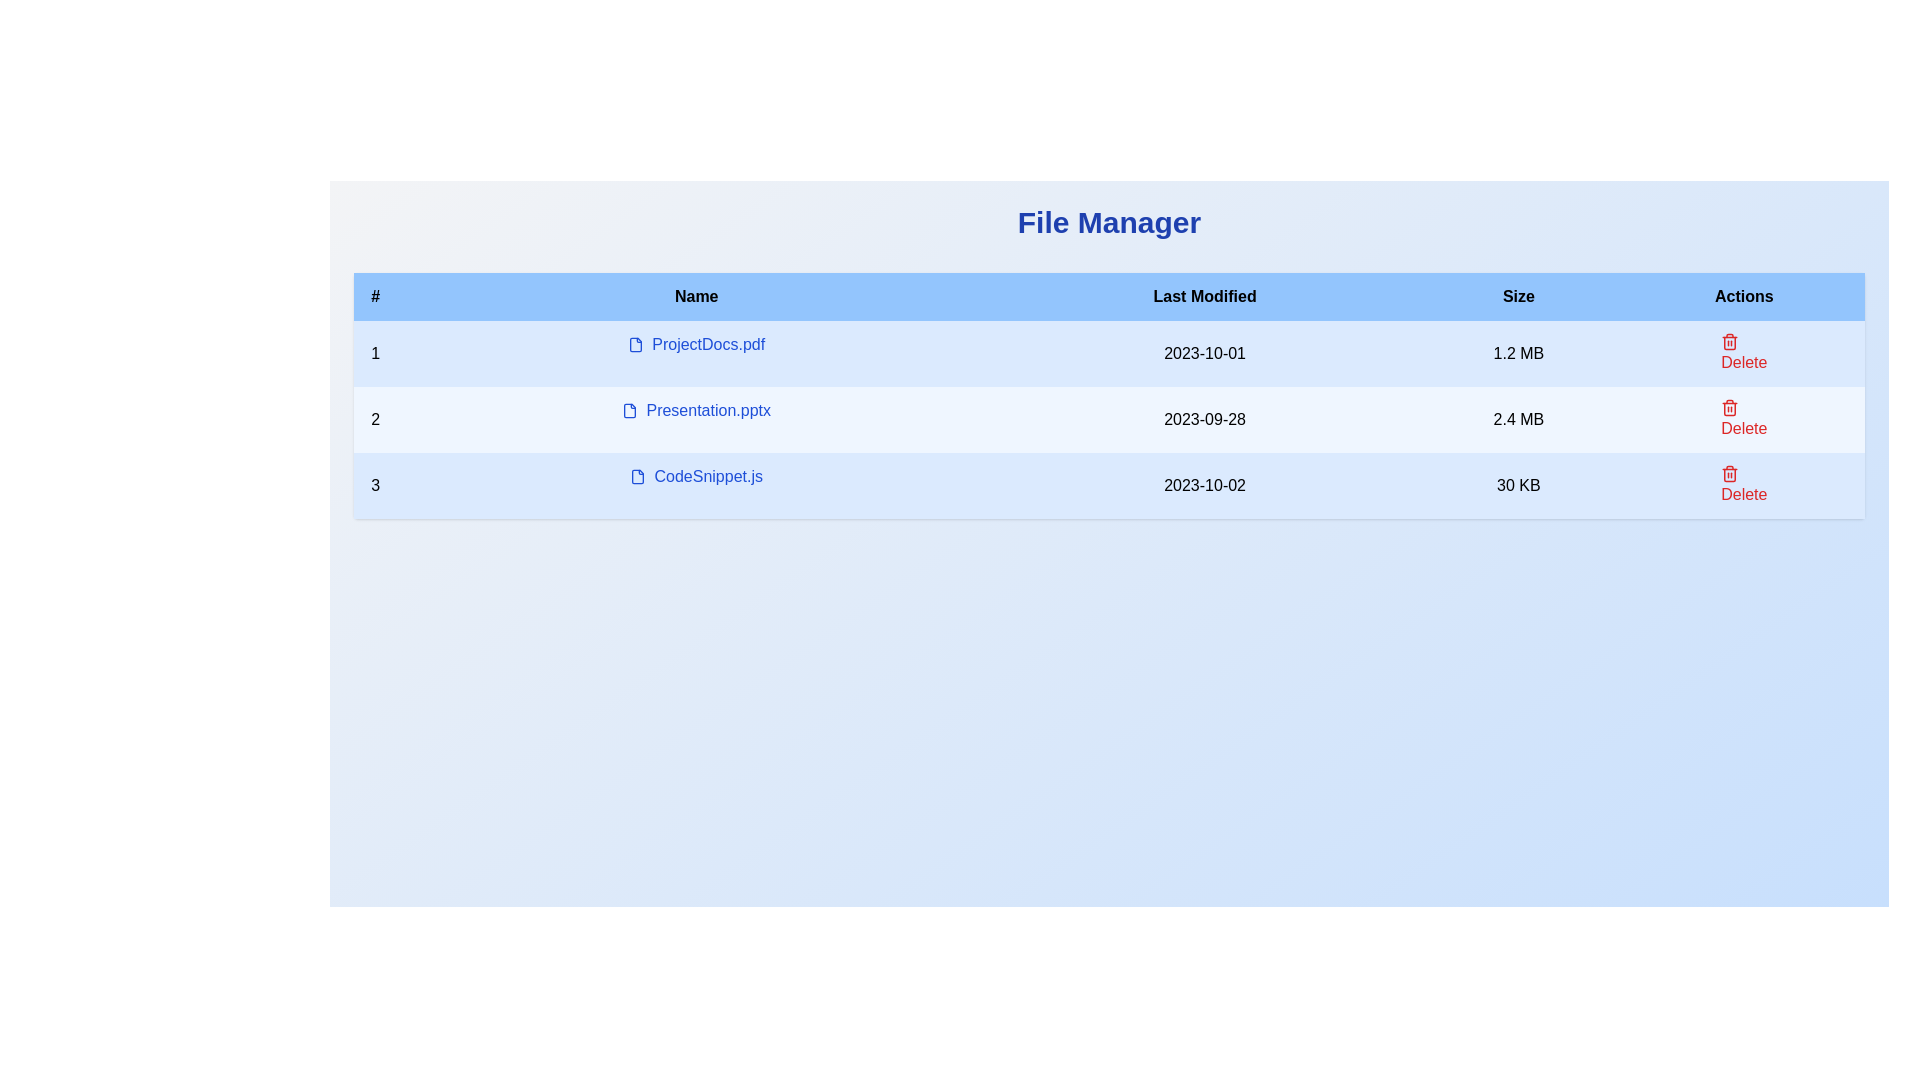 The width and height of the screenshot is (1920, 1080). What do you see at coordinates (1742, 486) in the screenshot?
I see `the 'Delete' button with red text and a trashcan icon located in the last column of the third row in the table to initiate deletion` at bounding box center [1742, 486].